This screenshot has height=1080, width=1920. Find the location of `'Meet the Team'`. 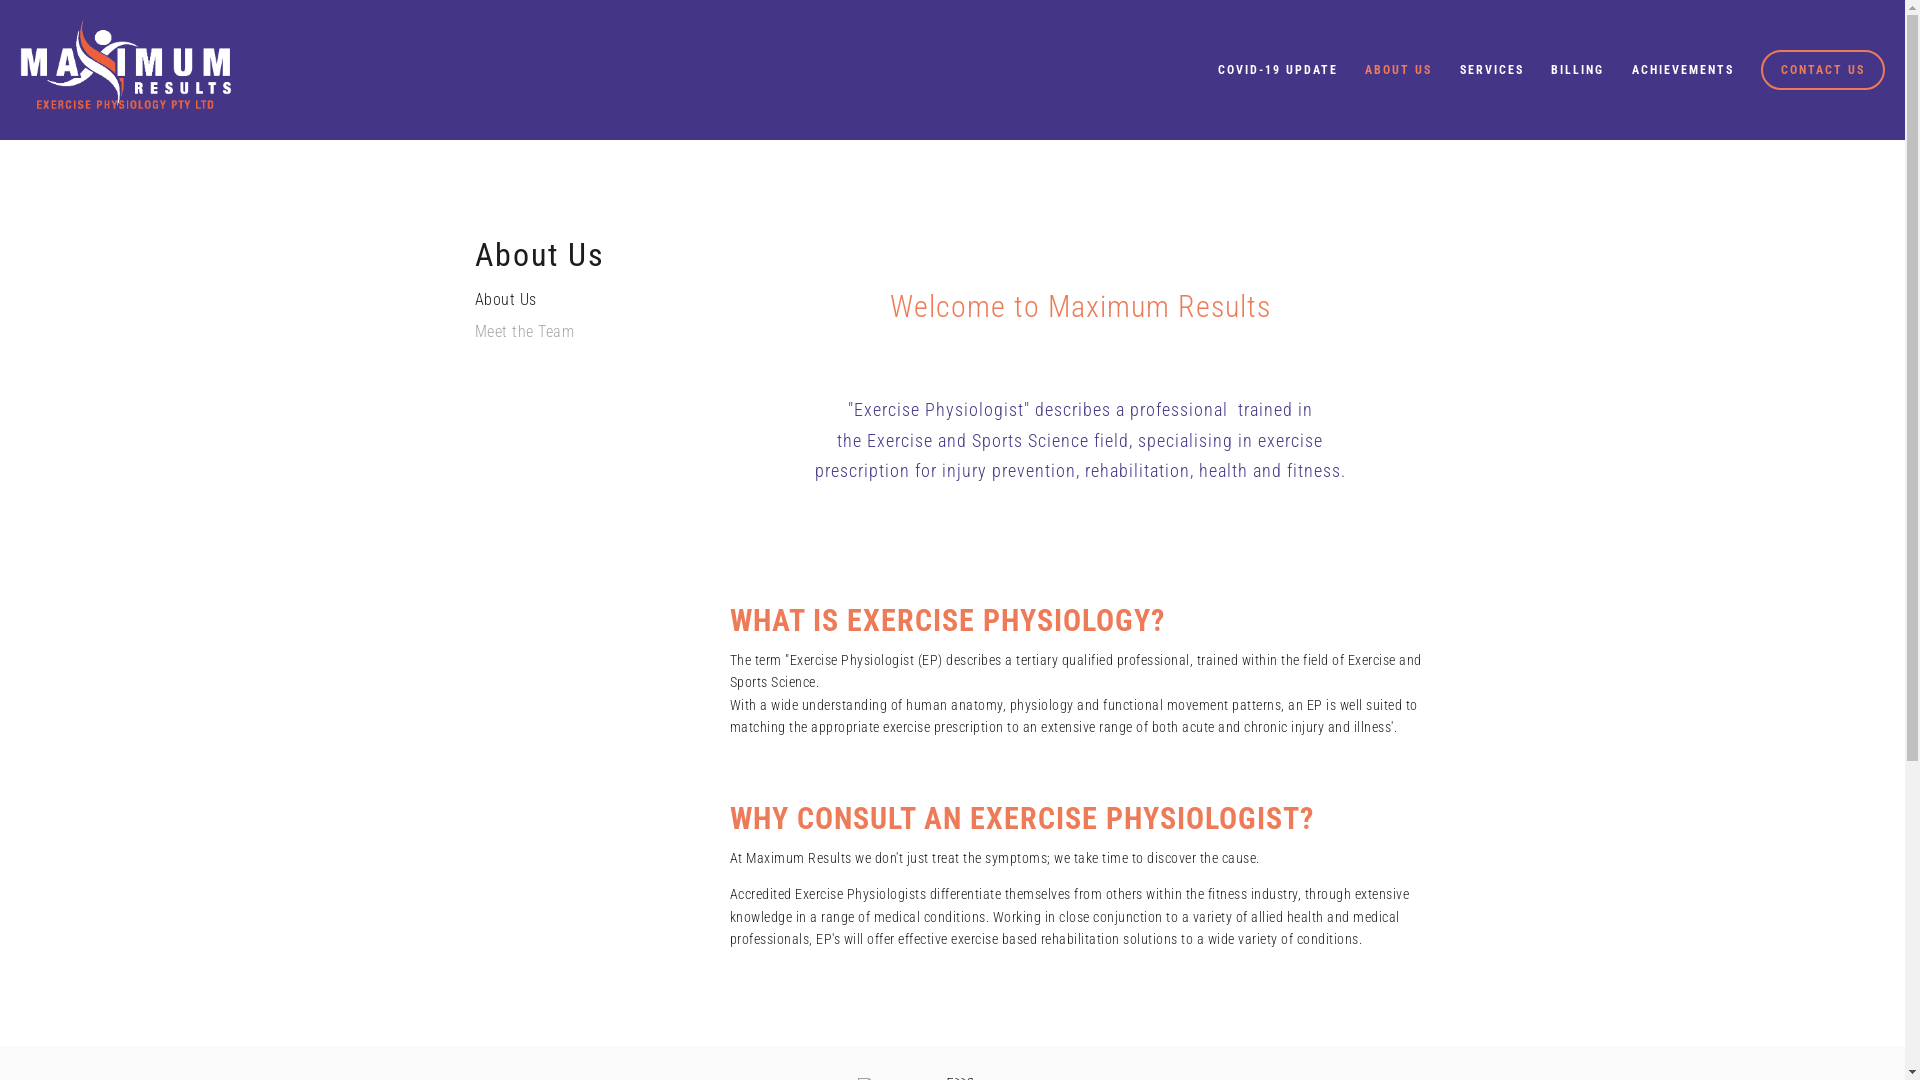

'Meet the Team' is located at coordinates (568, 337).